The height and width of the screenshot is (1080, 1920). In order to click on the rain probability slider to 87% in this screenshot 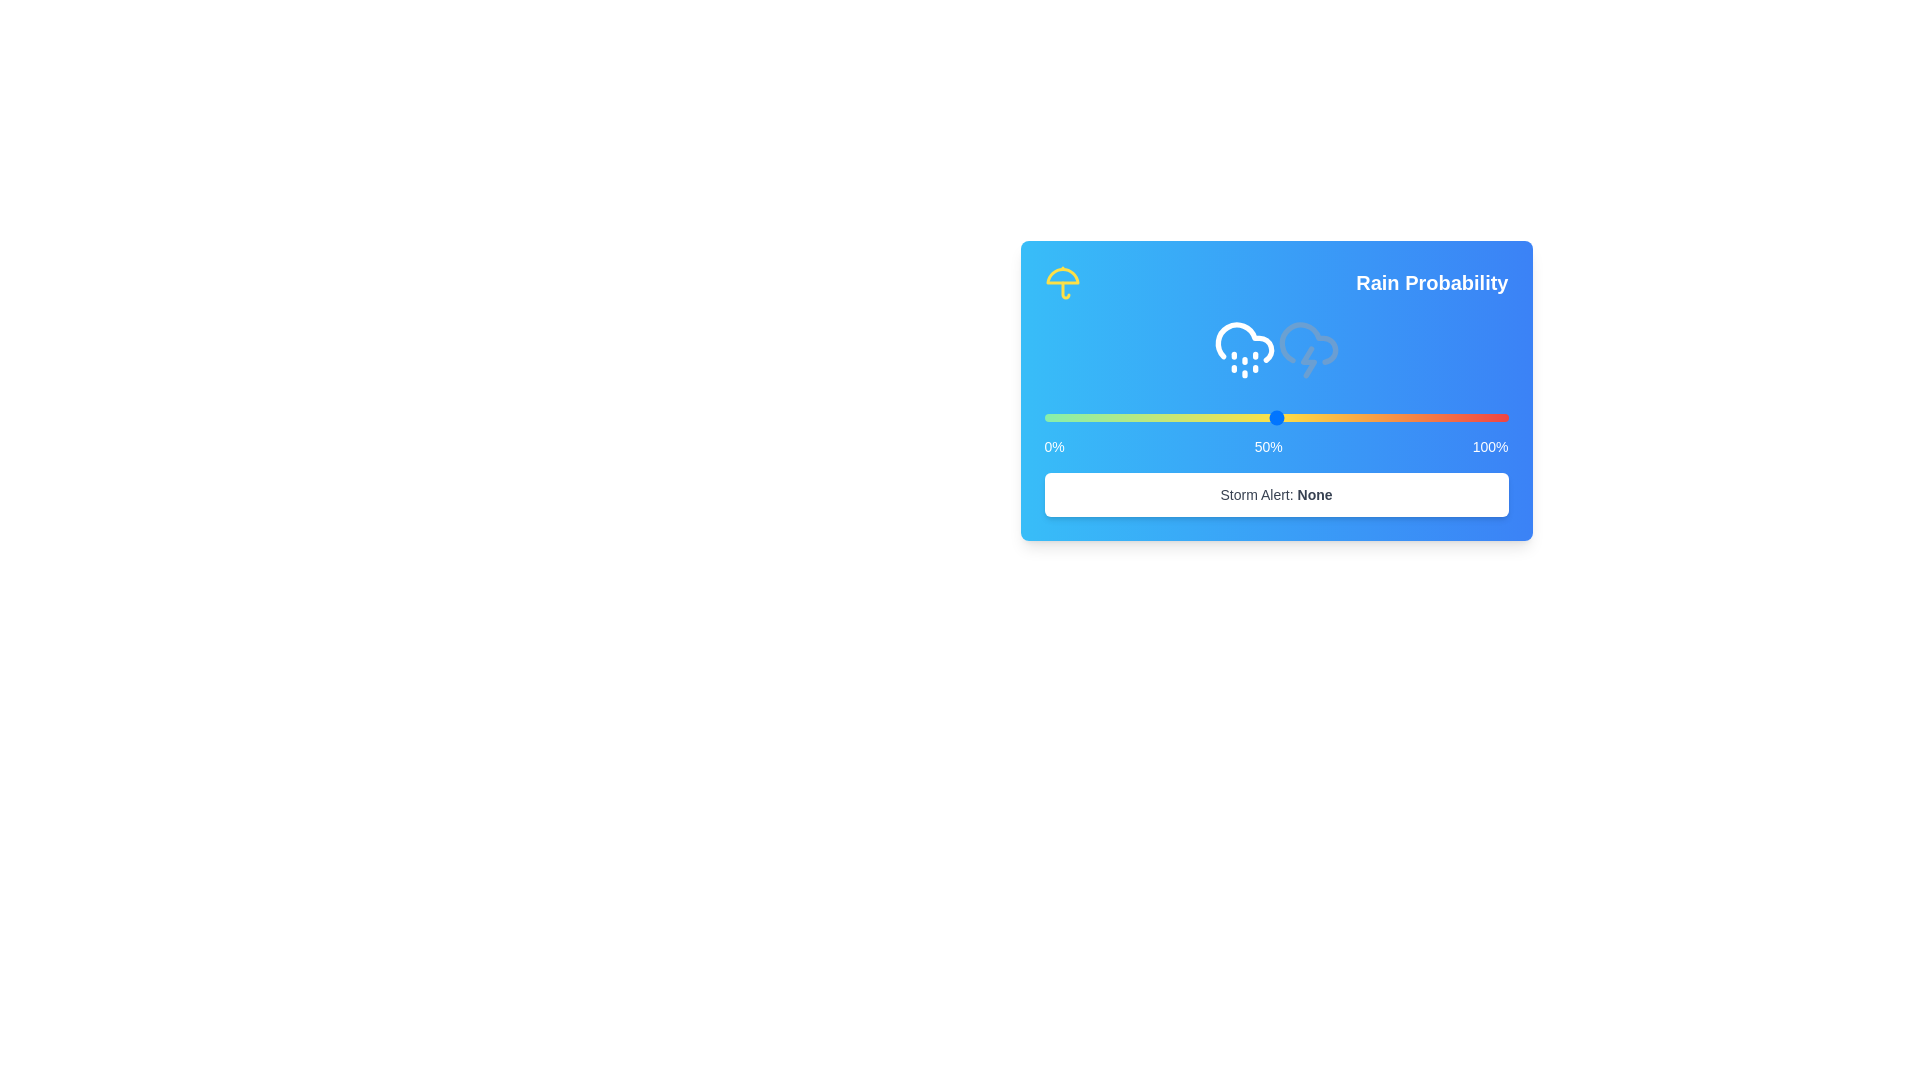, I will do `click(1448, 416)`.